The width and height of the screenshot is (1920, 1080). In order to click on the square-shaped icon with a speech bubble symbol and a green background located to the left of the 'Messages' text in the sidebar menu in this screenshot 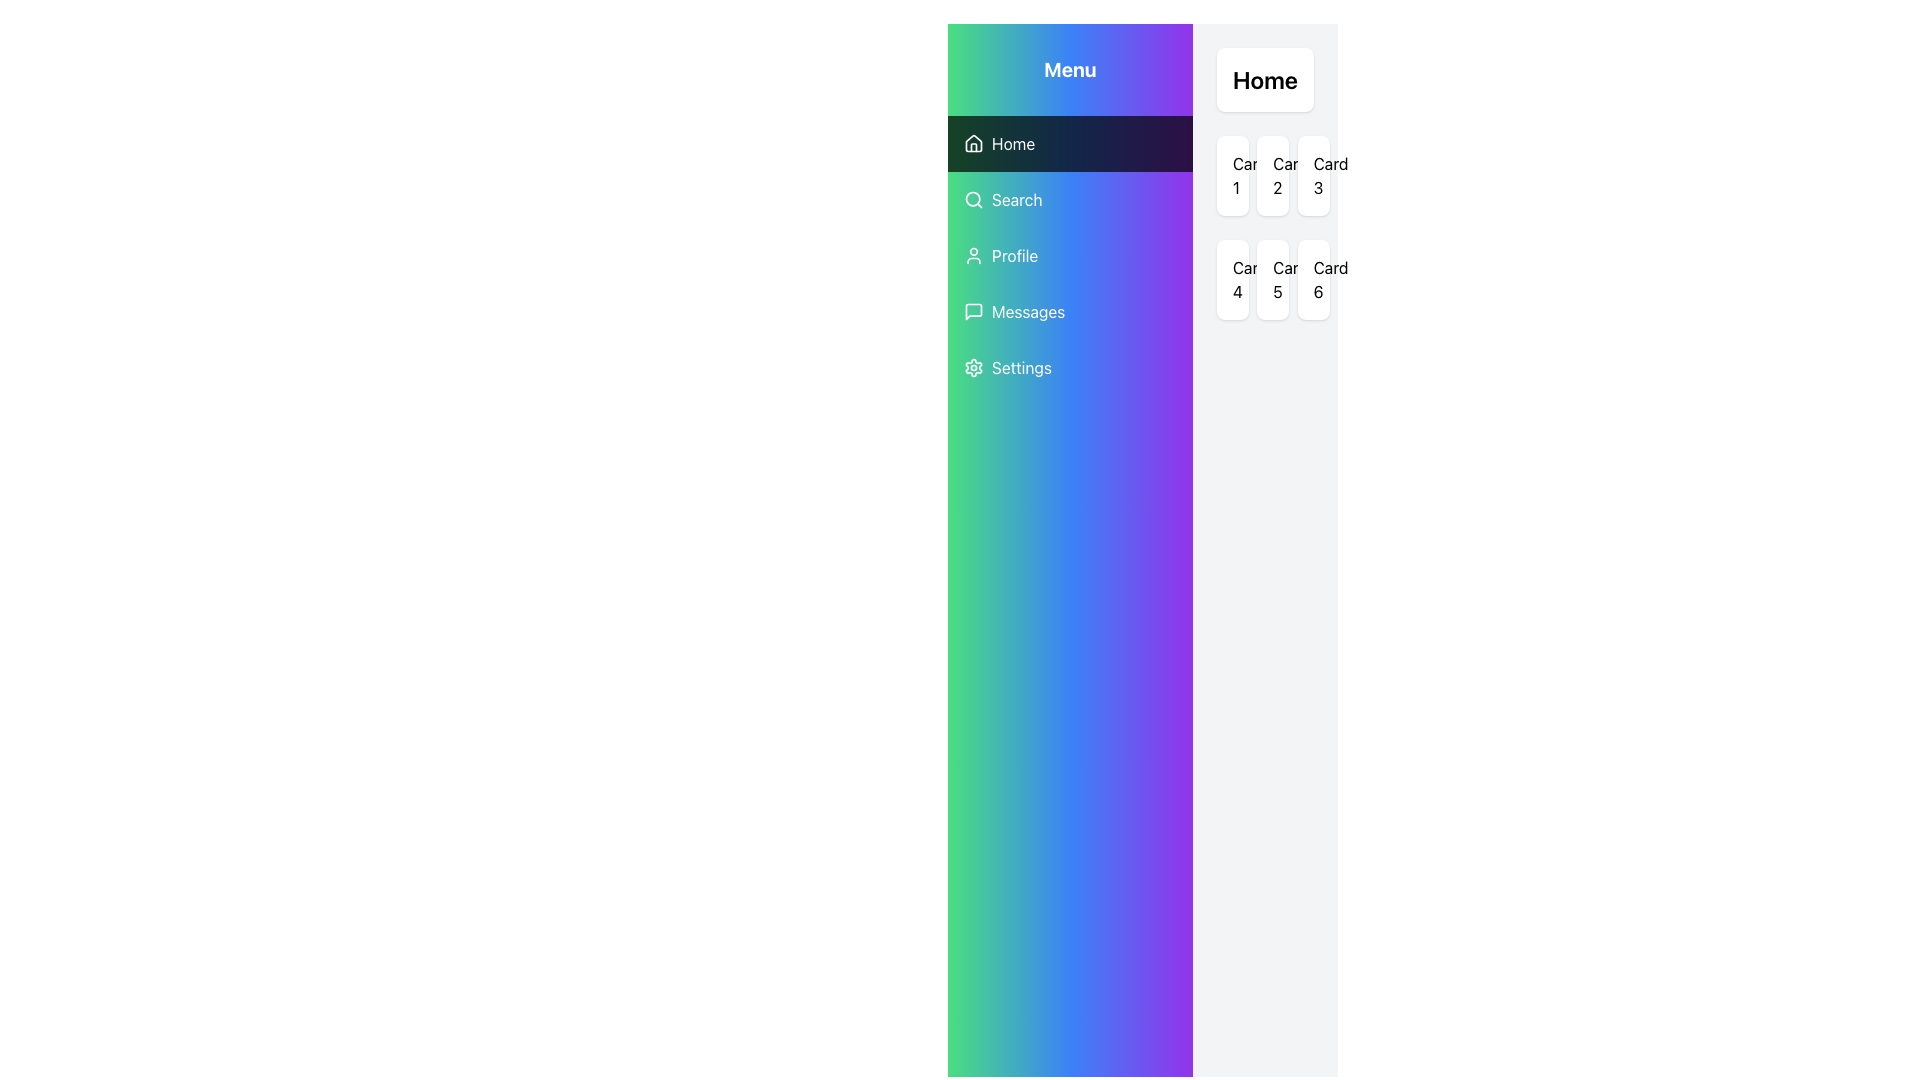, I will do `click(974, 312)`.